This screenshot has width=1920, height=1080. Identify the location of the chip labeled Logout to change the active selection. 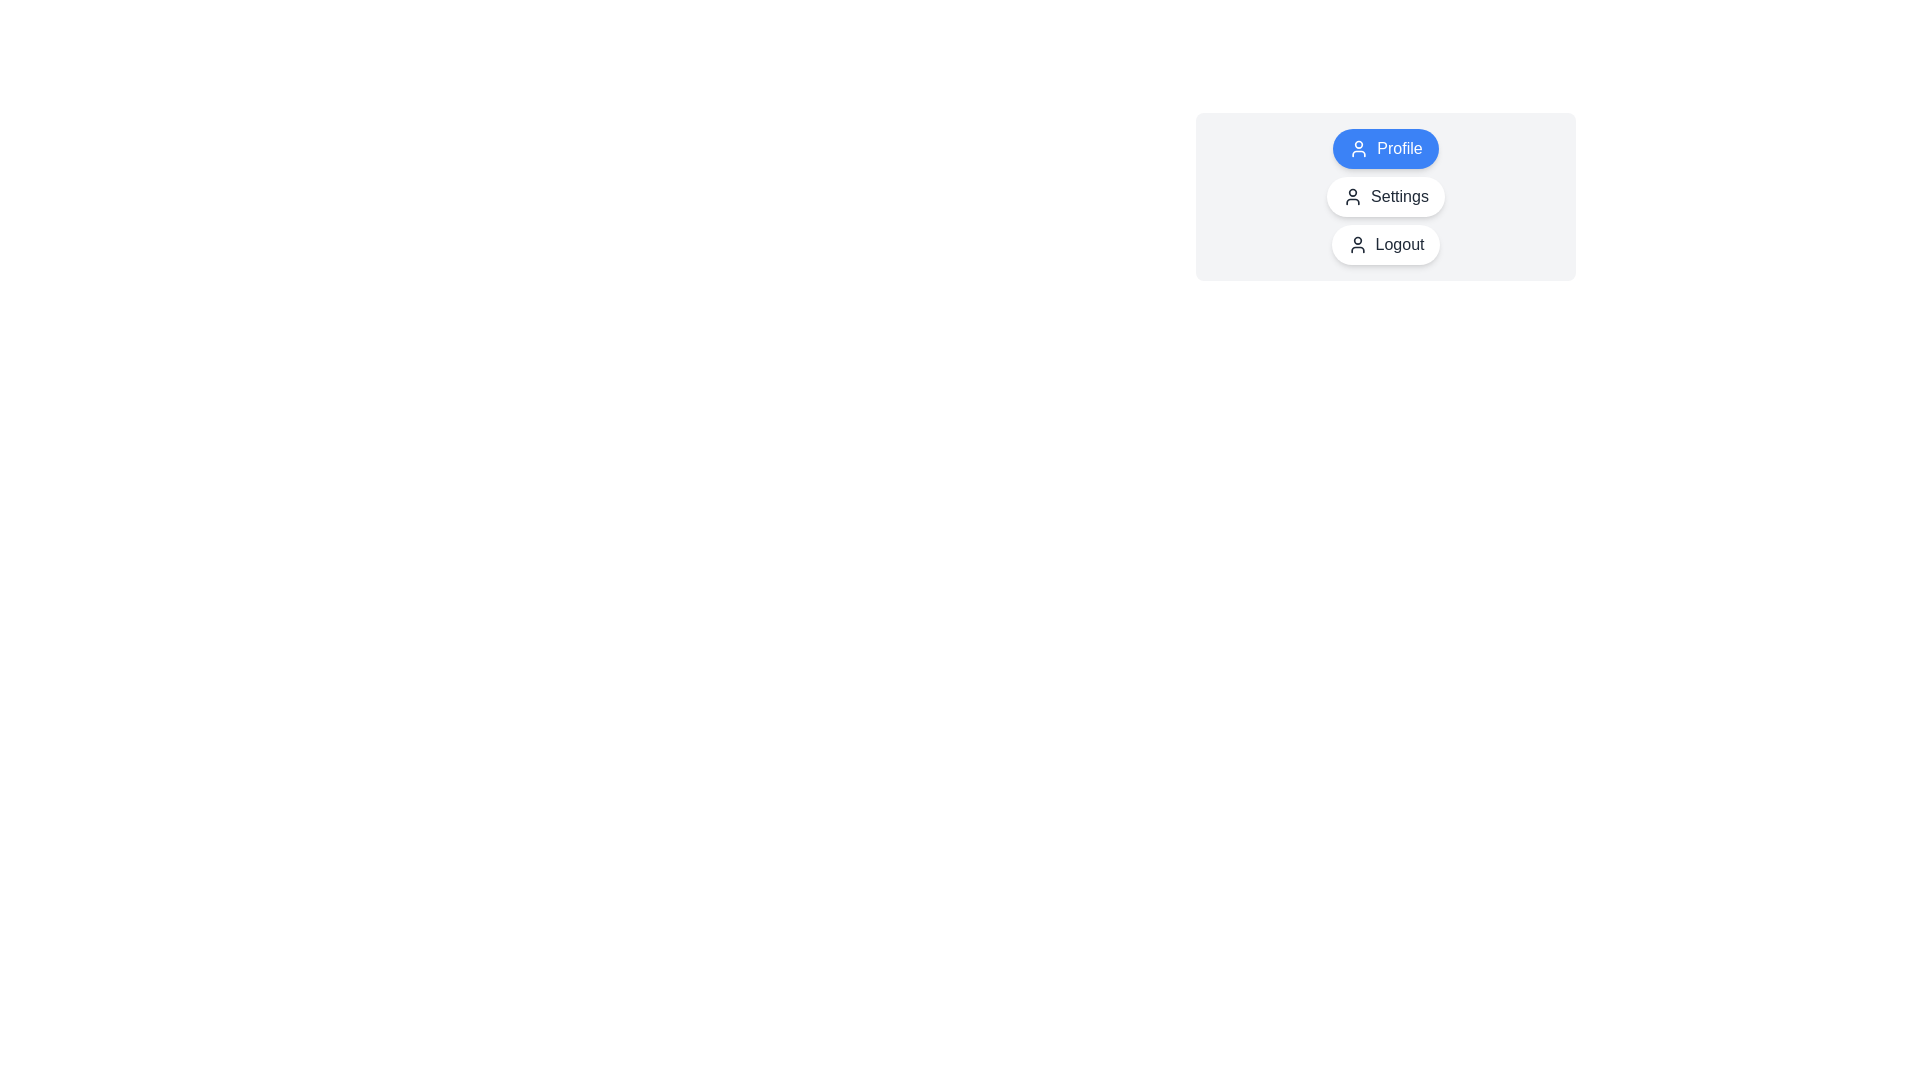
(1385, 244).